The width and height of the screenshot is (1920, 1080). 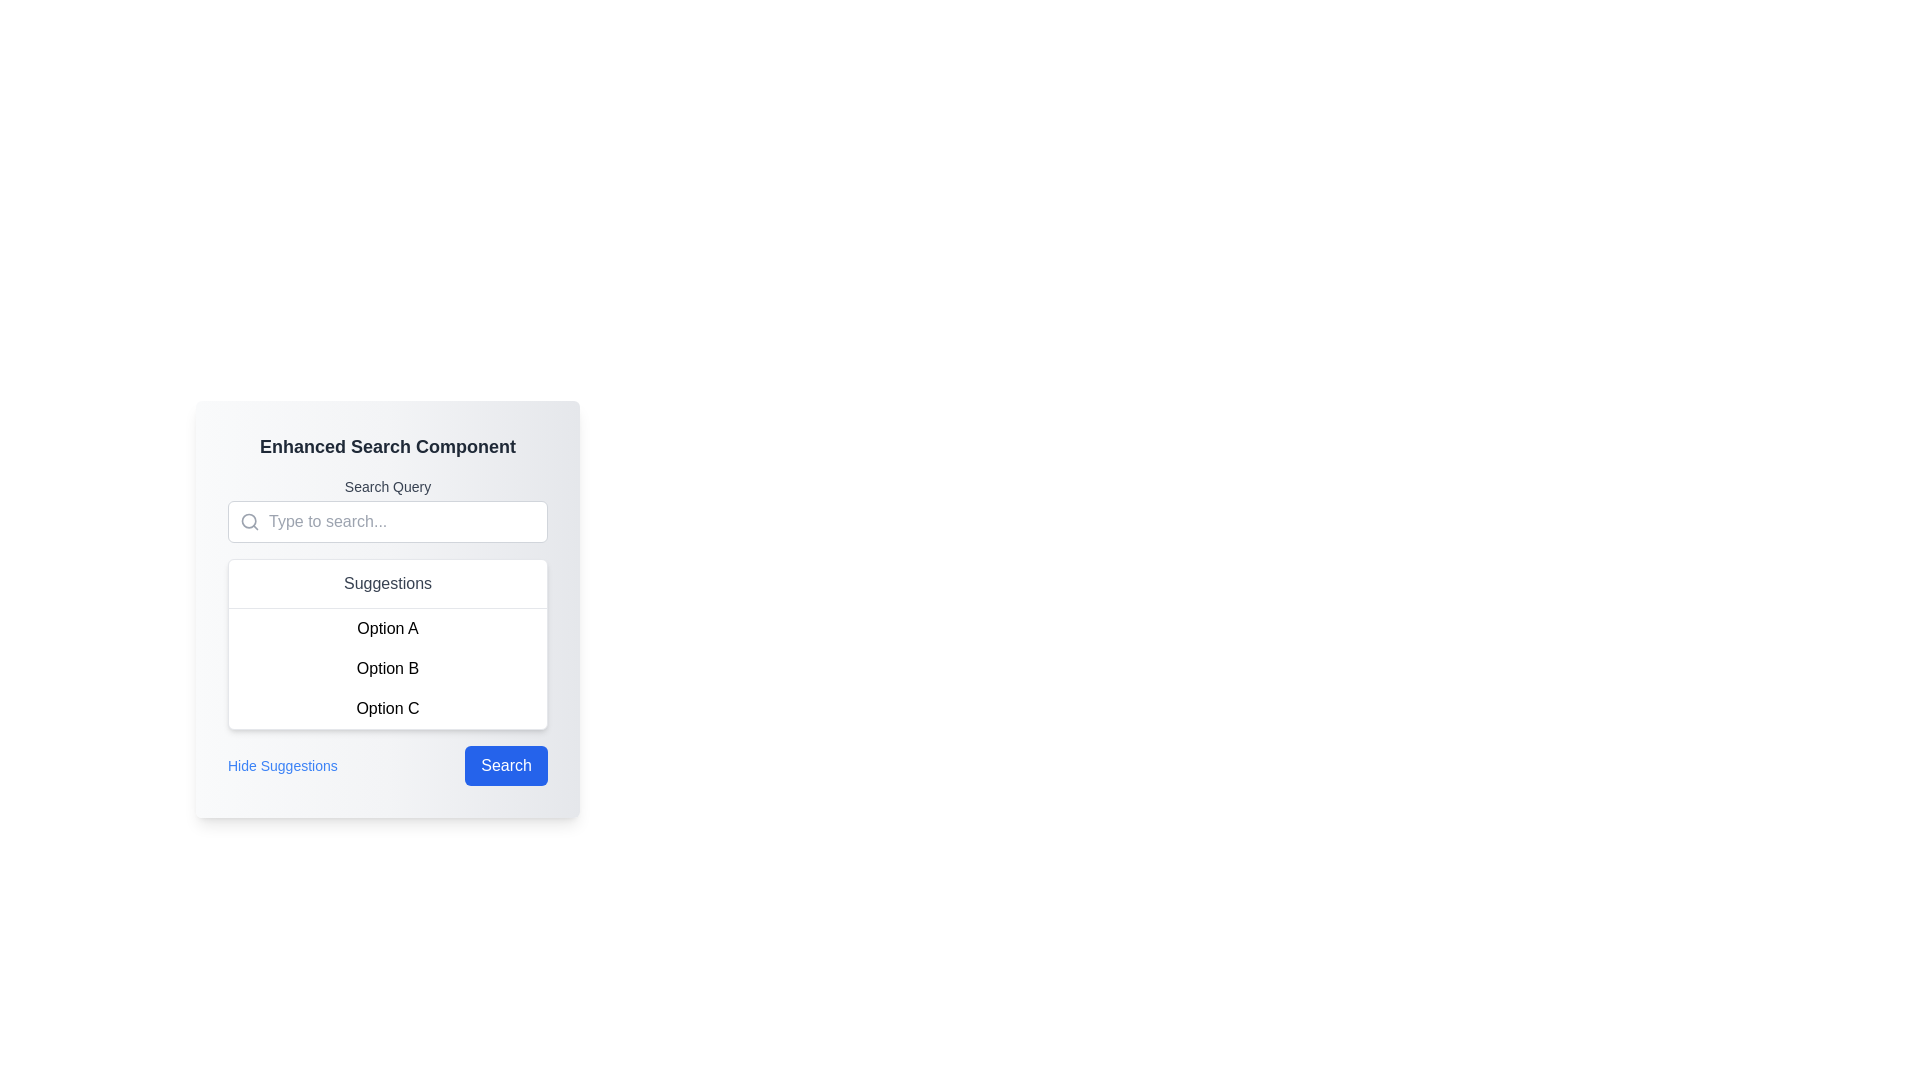 What do you see at coordinates (506, 765) in the screenshot?
I see `the 'Search' button with a blue background and white text` at bounding box center [506, 765].